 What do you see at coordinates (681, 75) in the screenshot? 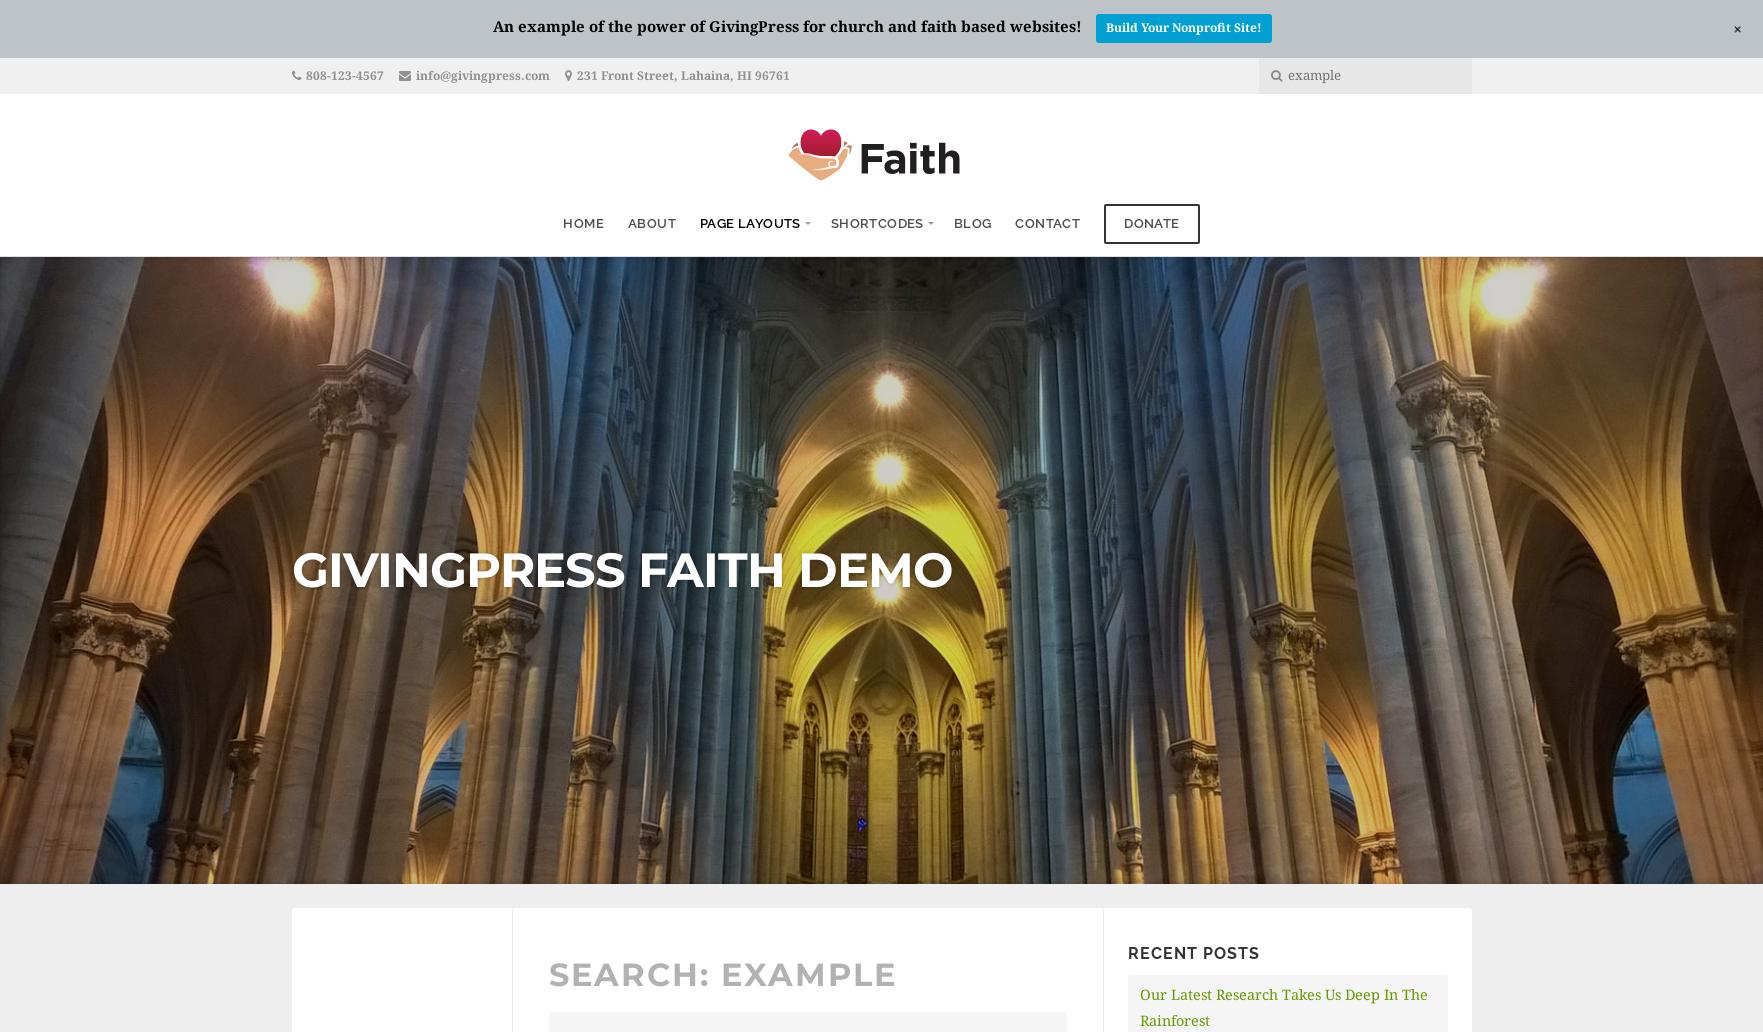
I see `'231 Front Street, Lahaina, HI 96761'` at bounding box center [681, 75].